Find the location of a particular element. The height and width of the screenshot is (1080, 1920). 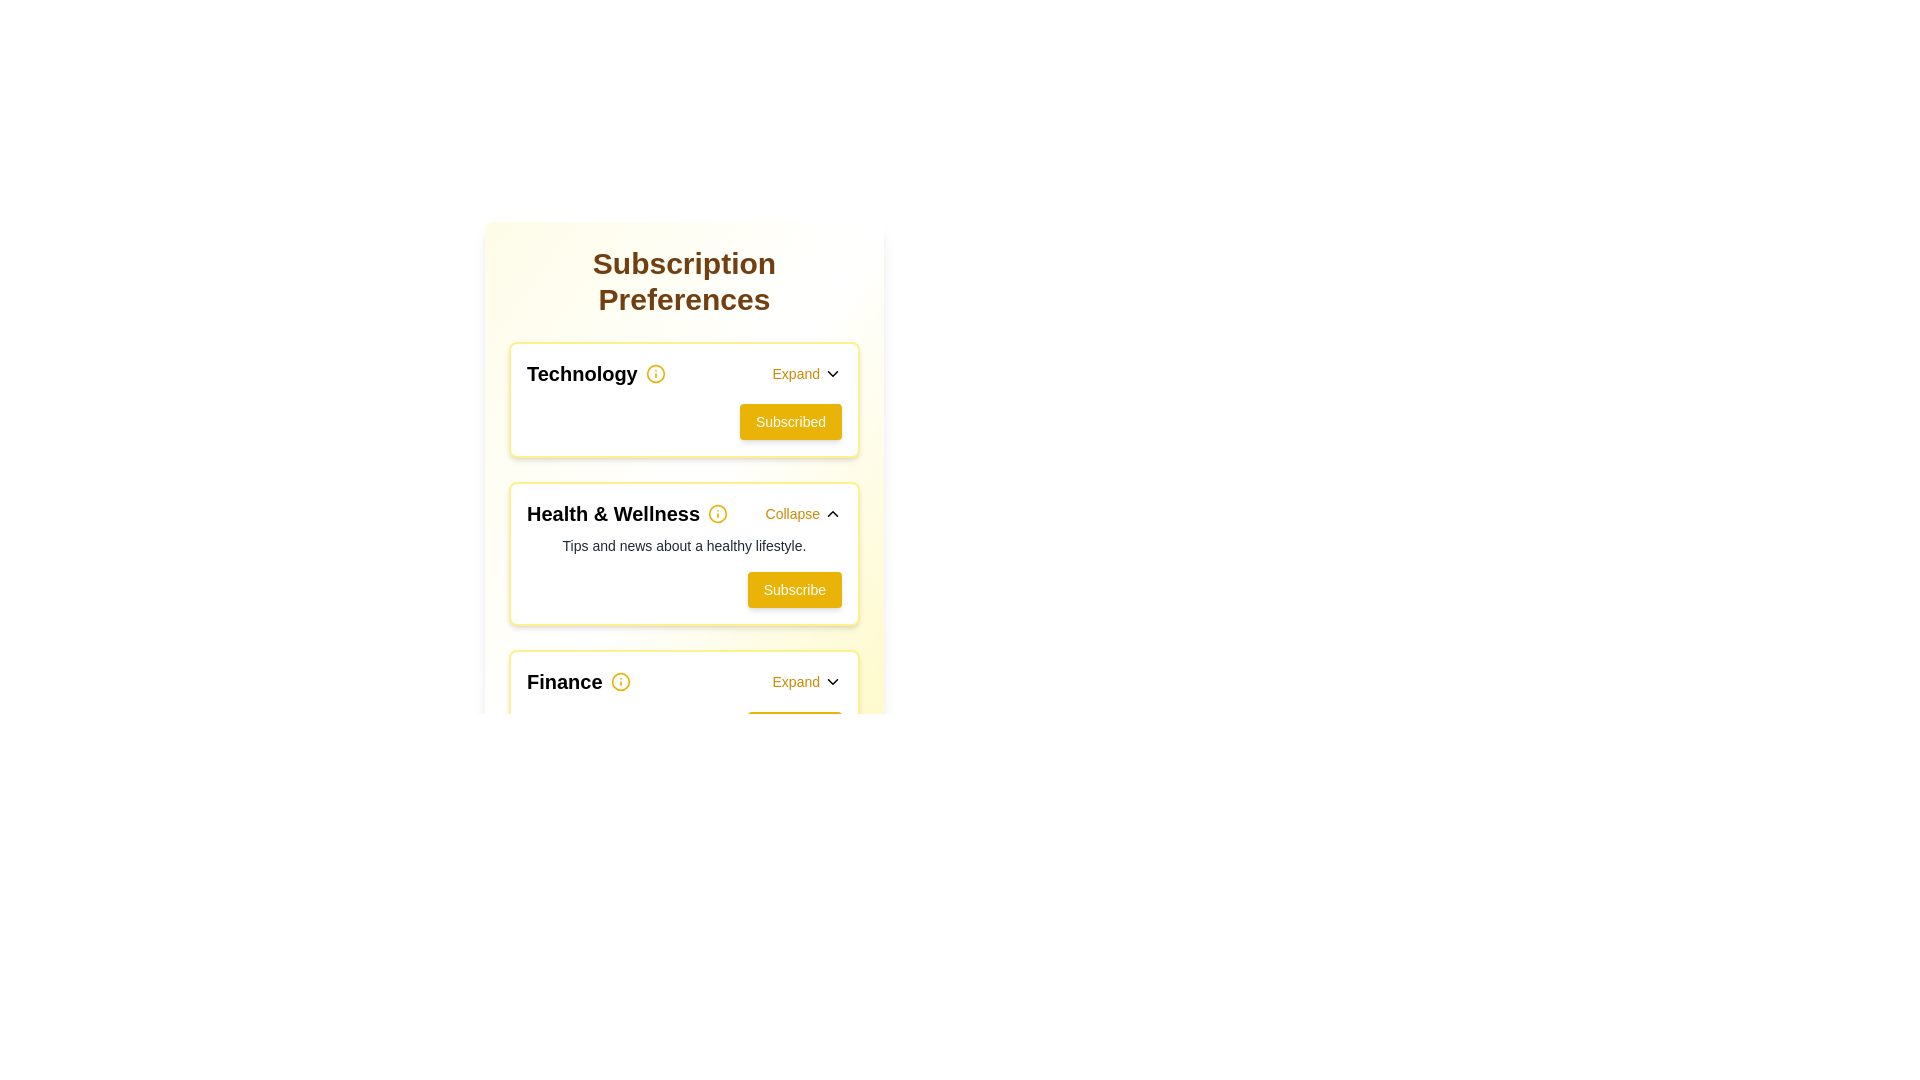

the 'Expand' text label, which is styled in golden-yellow color and is located in the 'Subscription Preferences' section of the 'Technology' card, positioned above the 'Subscribed' button is located at coordinates (795, 374).